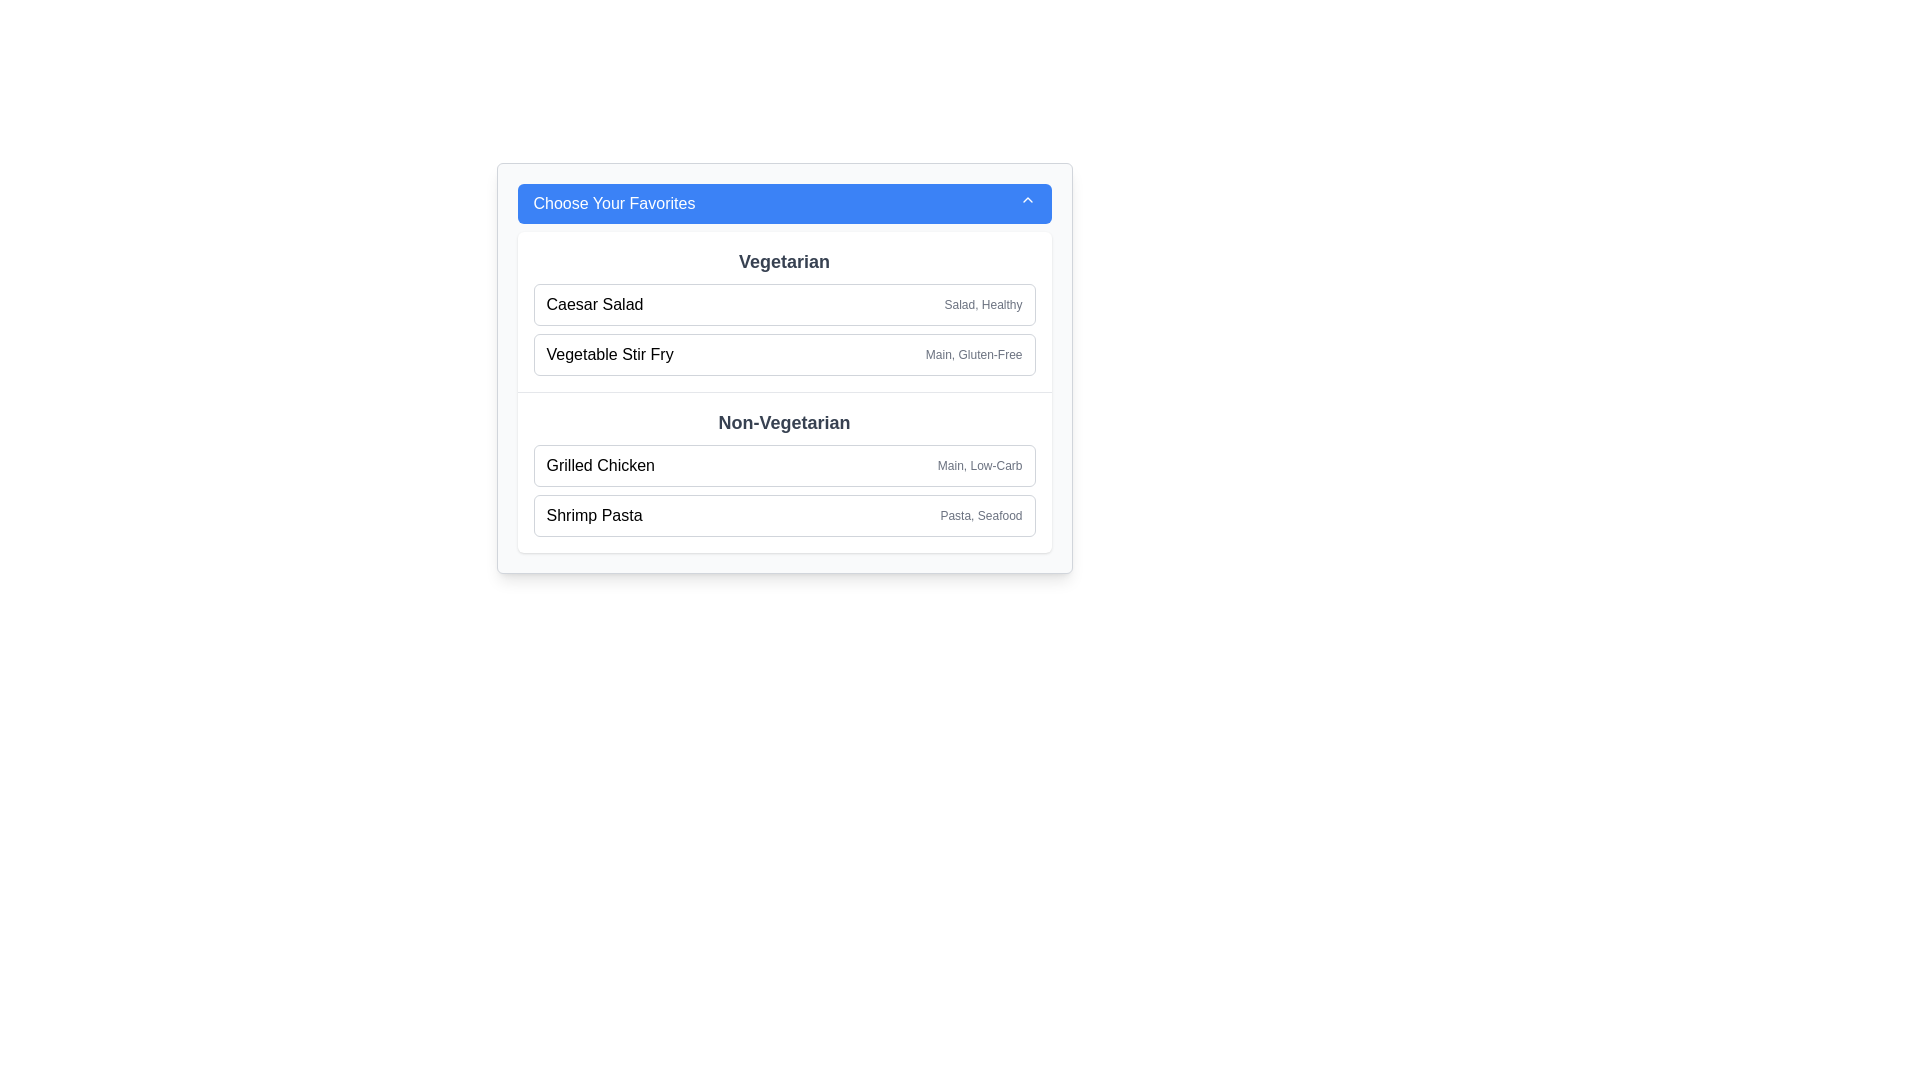 This screenshot has width=1920, height=1080. What do you see at coordinates (783, 490) in the screenshot?
I see `each row in the Non-Vegetarian list to make a selection from the available food items` at bounding box center [783, 490].